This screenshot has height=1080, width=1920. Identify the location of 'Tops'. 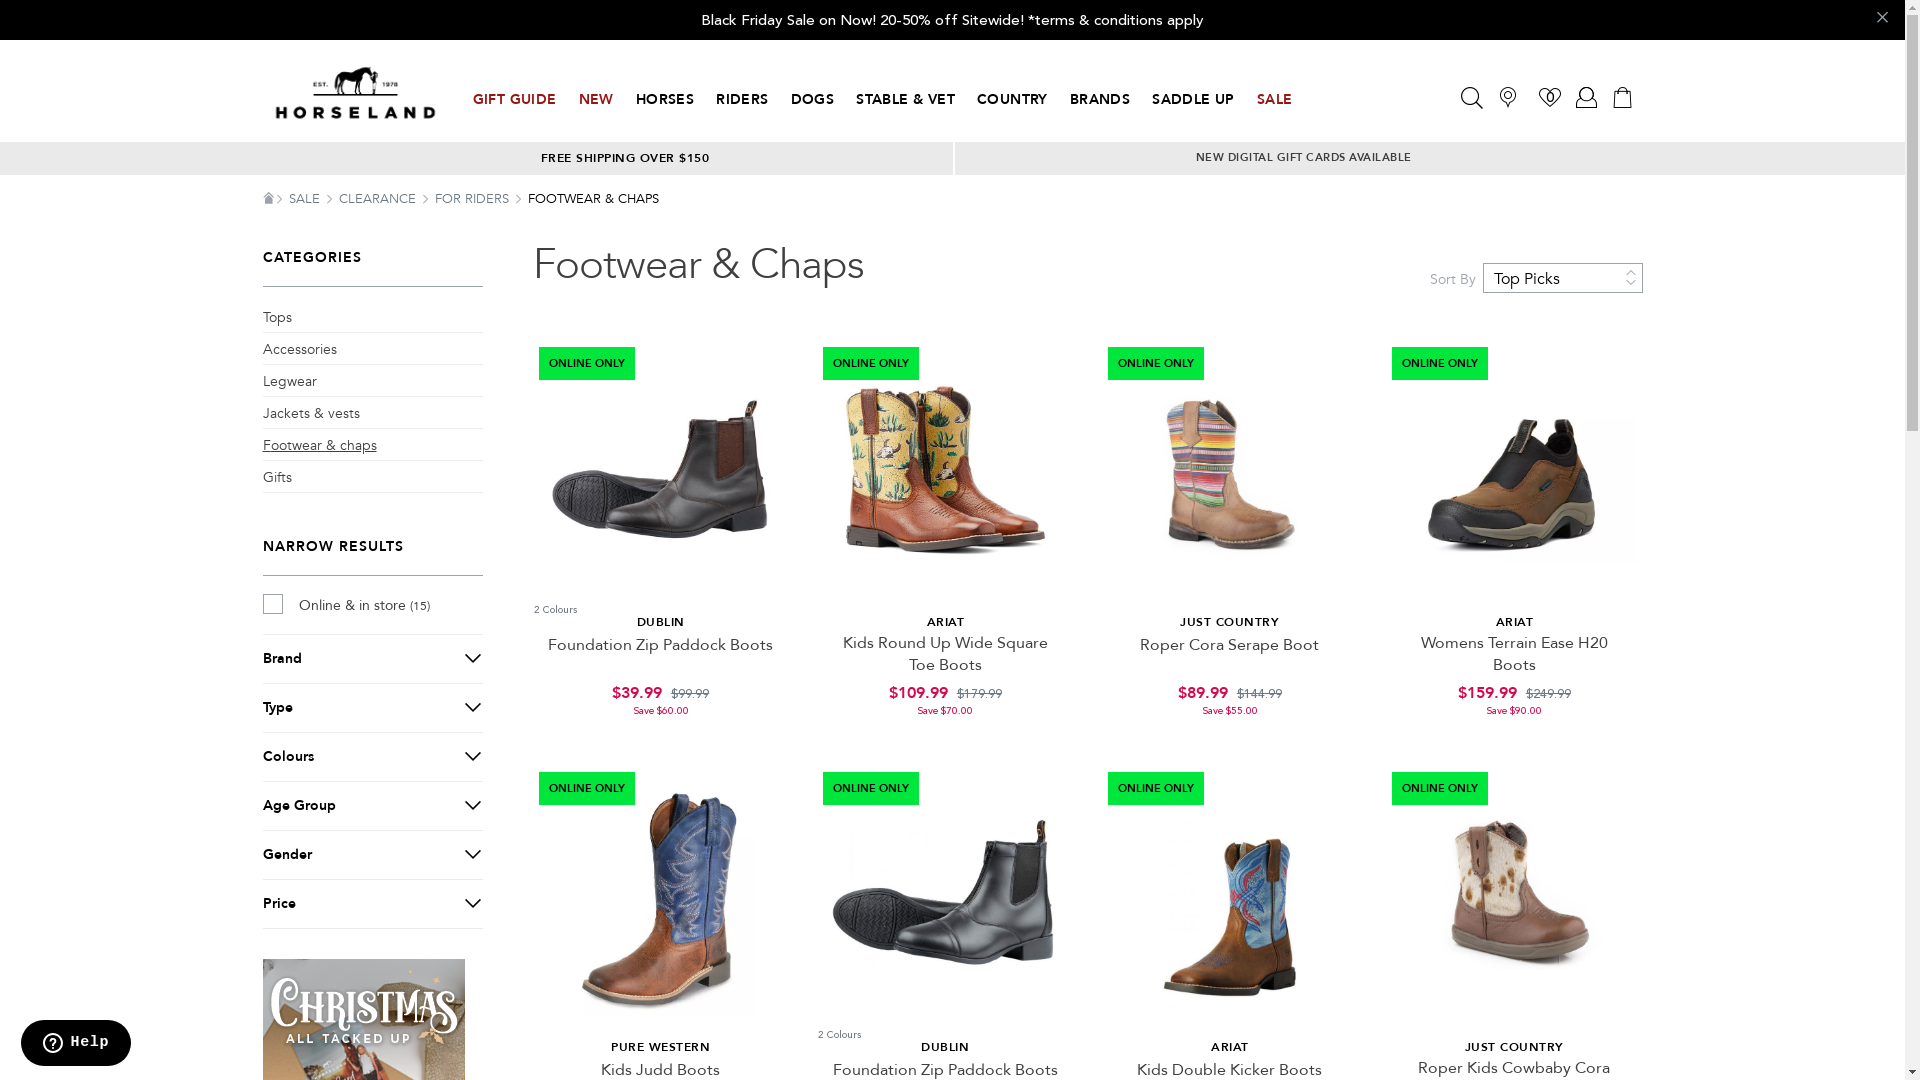
(275, 316).